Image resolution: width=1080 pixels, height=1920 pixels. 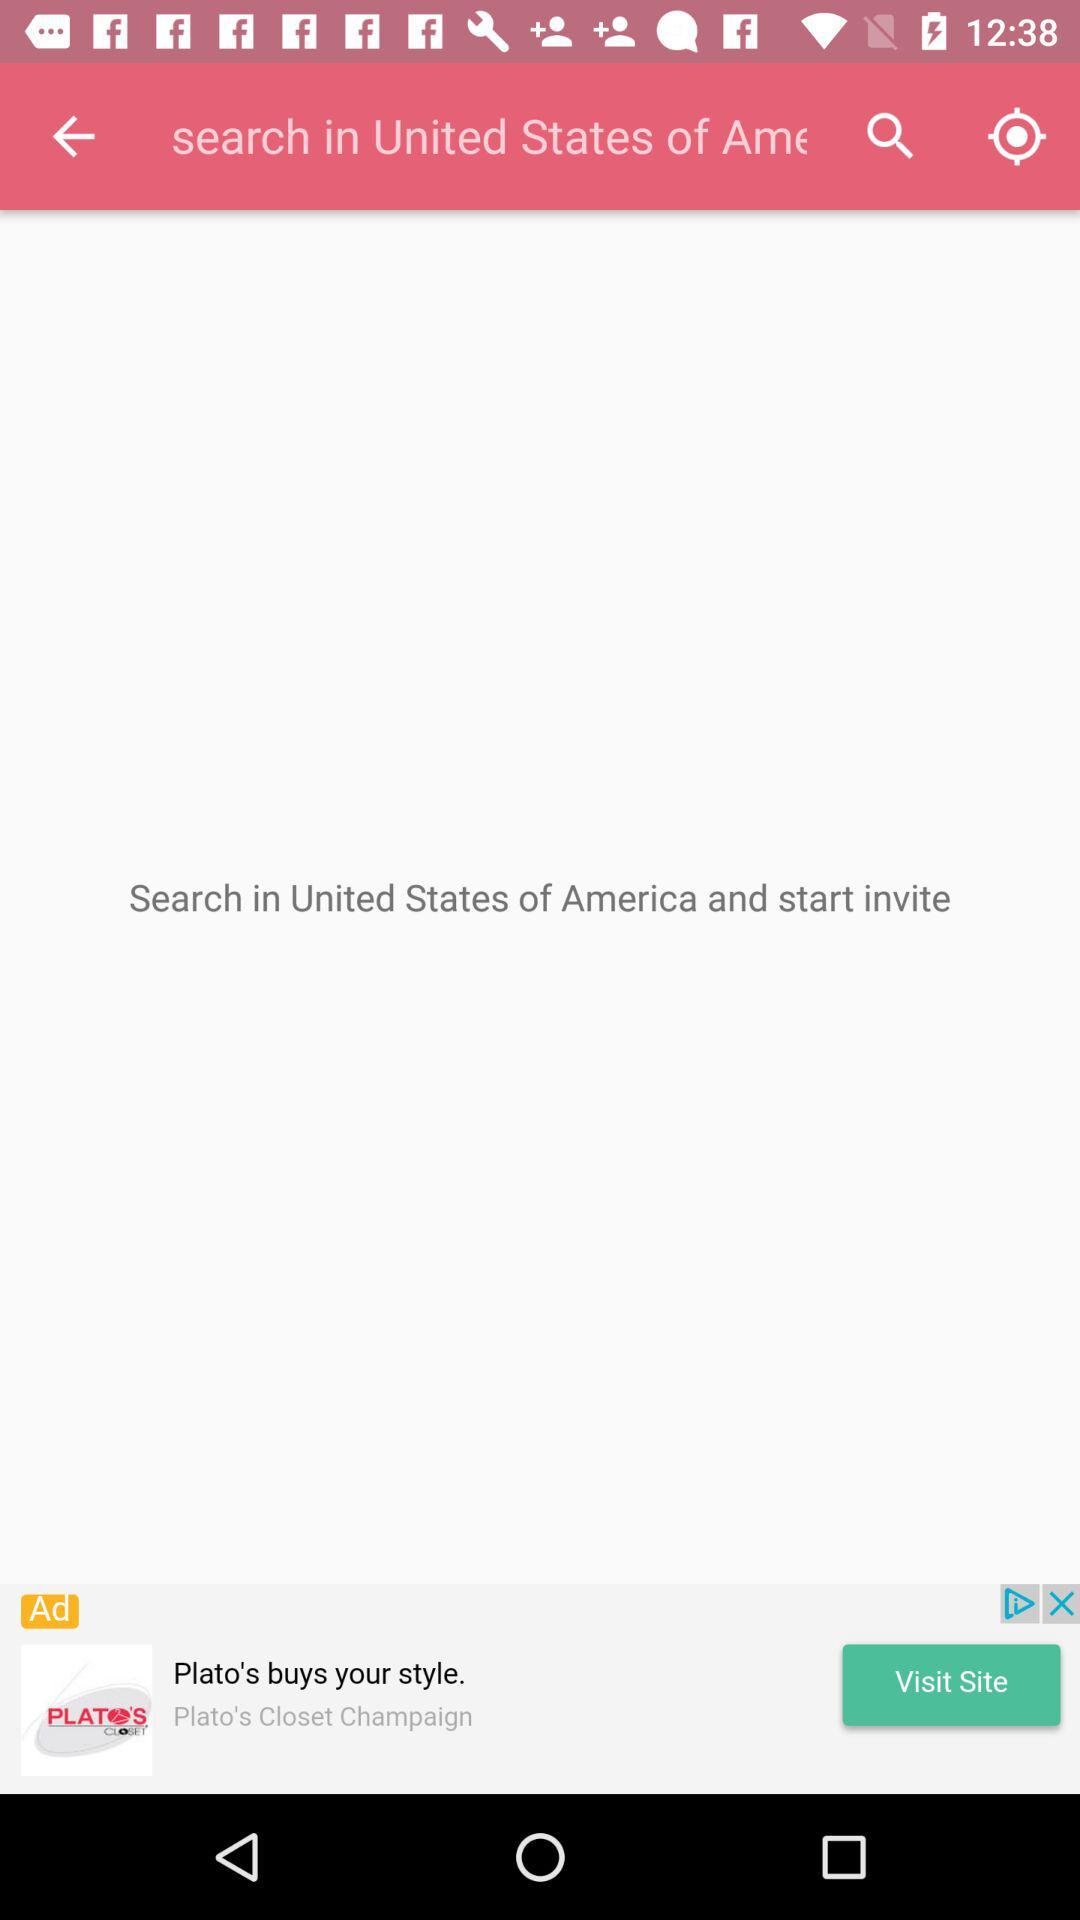 What do you see at coordinates (487, 135) in the screenshot?
I see `search in united states` at bounding box center [487, 135].